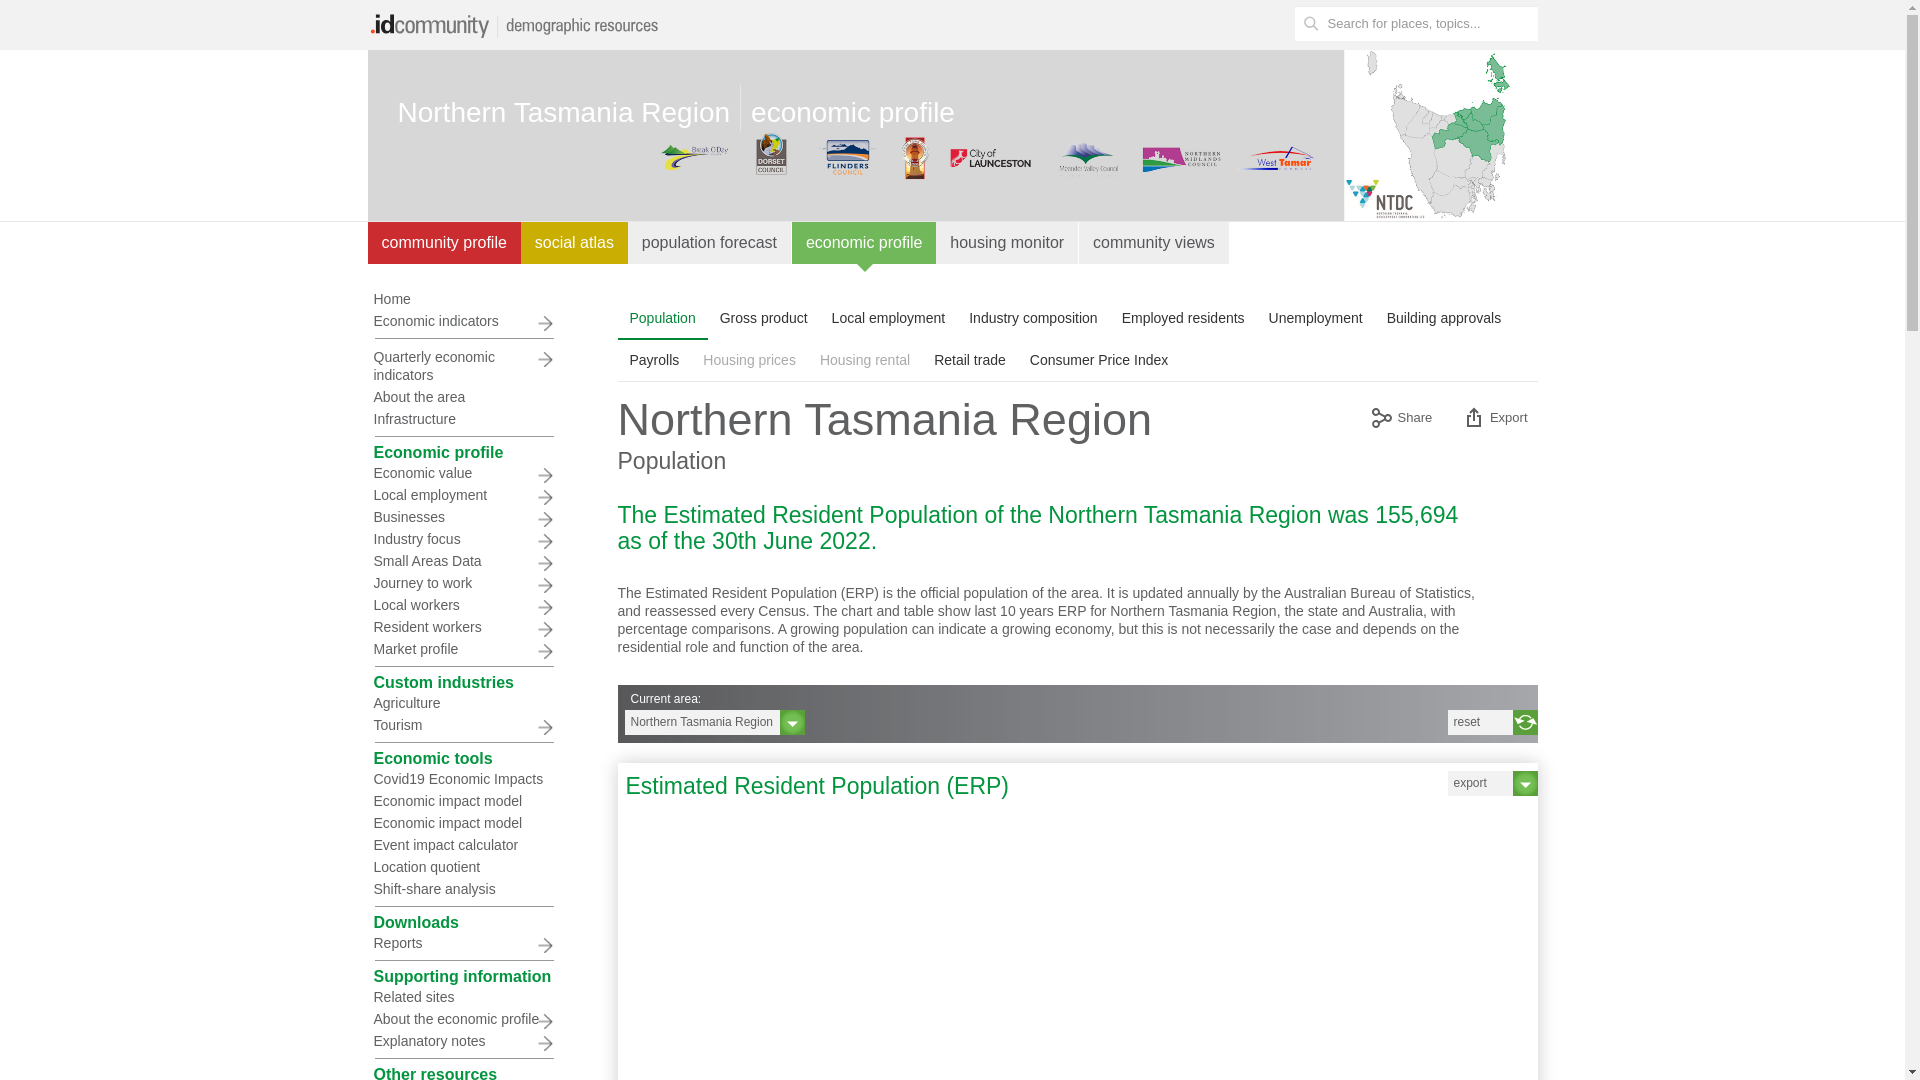  I want to click on 'Economic impact model', so click(368, 800).